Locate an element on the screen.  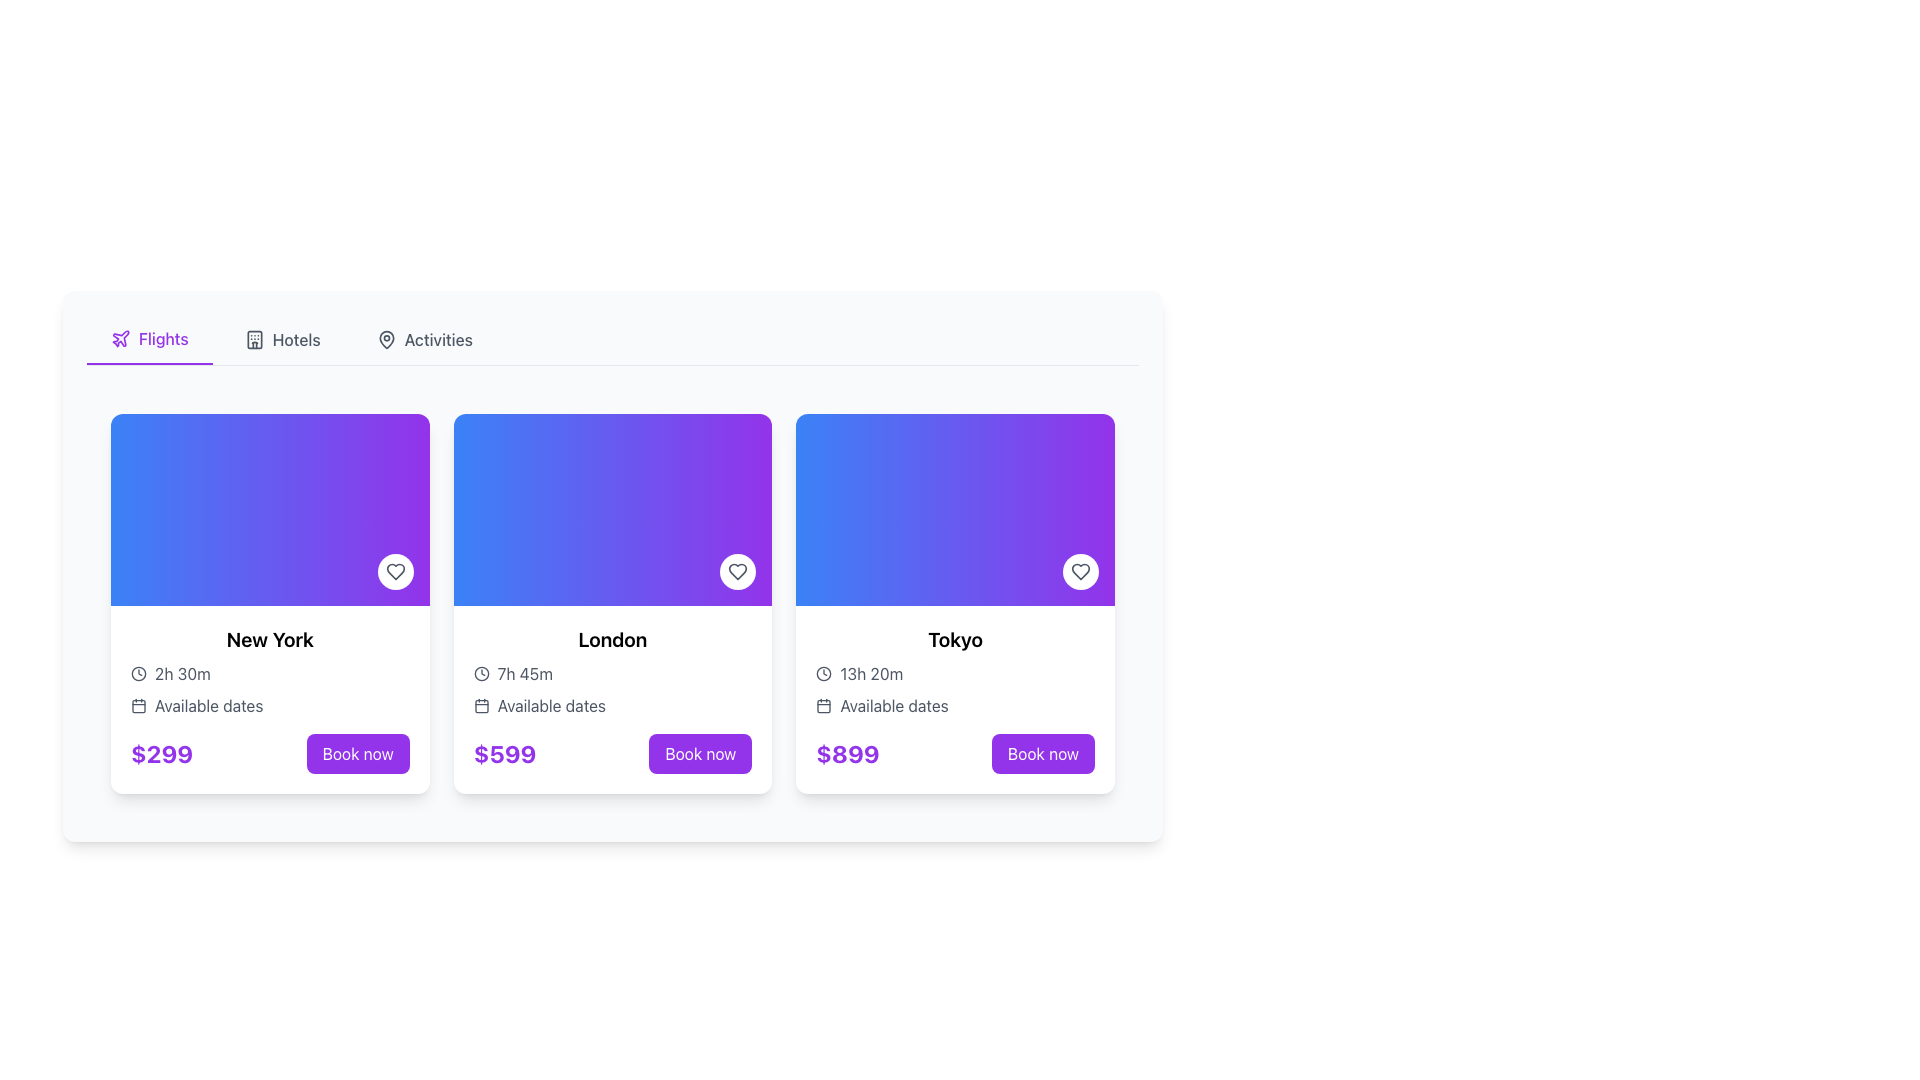
the text displaying '2h 30m' in a gray-styled font, positioned next to the clock icon under the 'New York' card is located at coordinates (182, 674).